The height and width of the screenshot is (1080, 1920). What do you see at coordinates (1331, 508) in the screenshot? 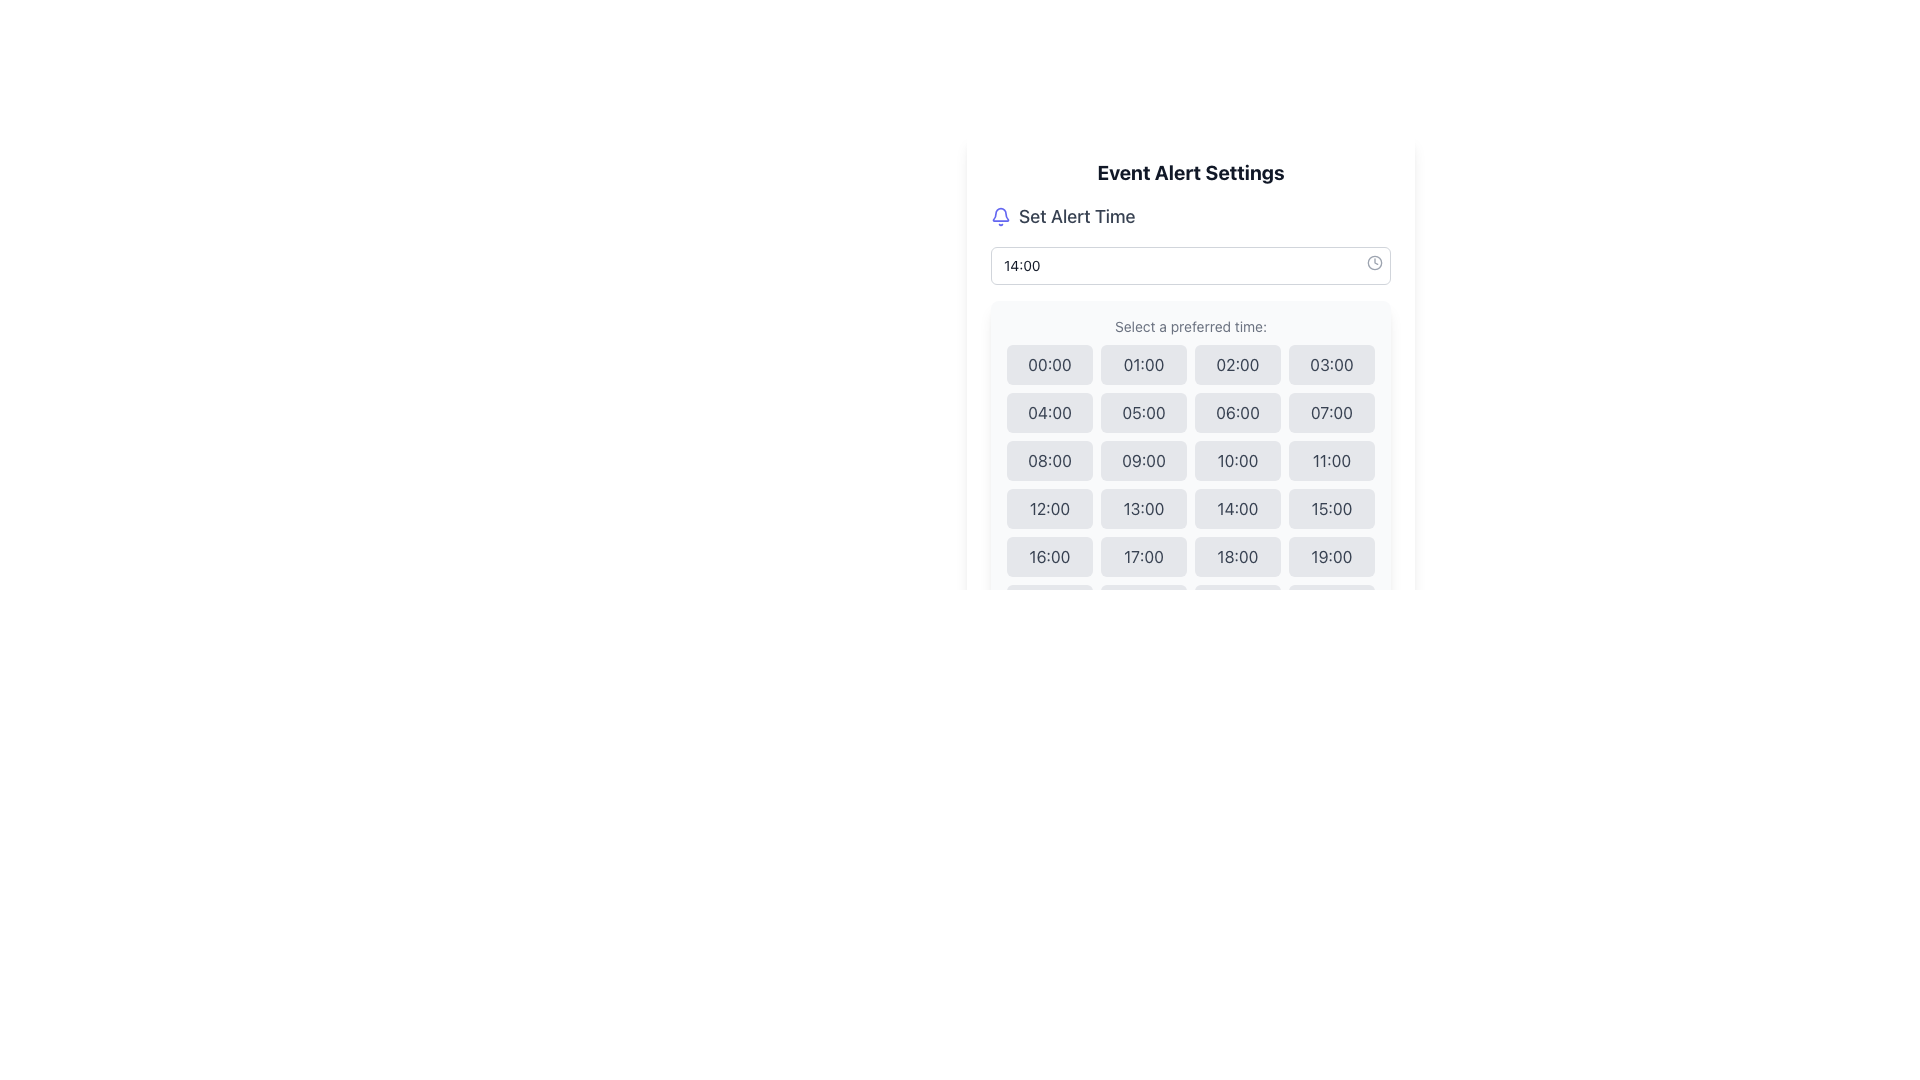
I see `the button located in the fourth column of the fourth row` at bounding box center [1331, 508].